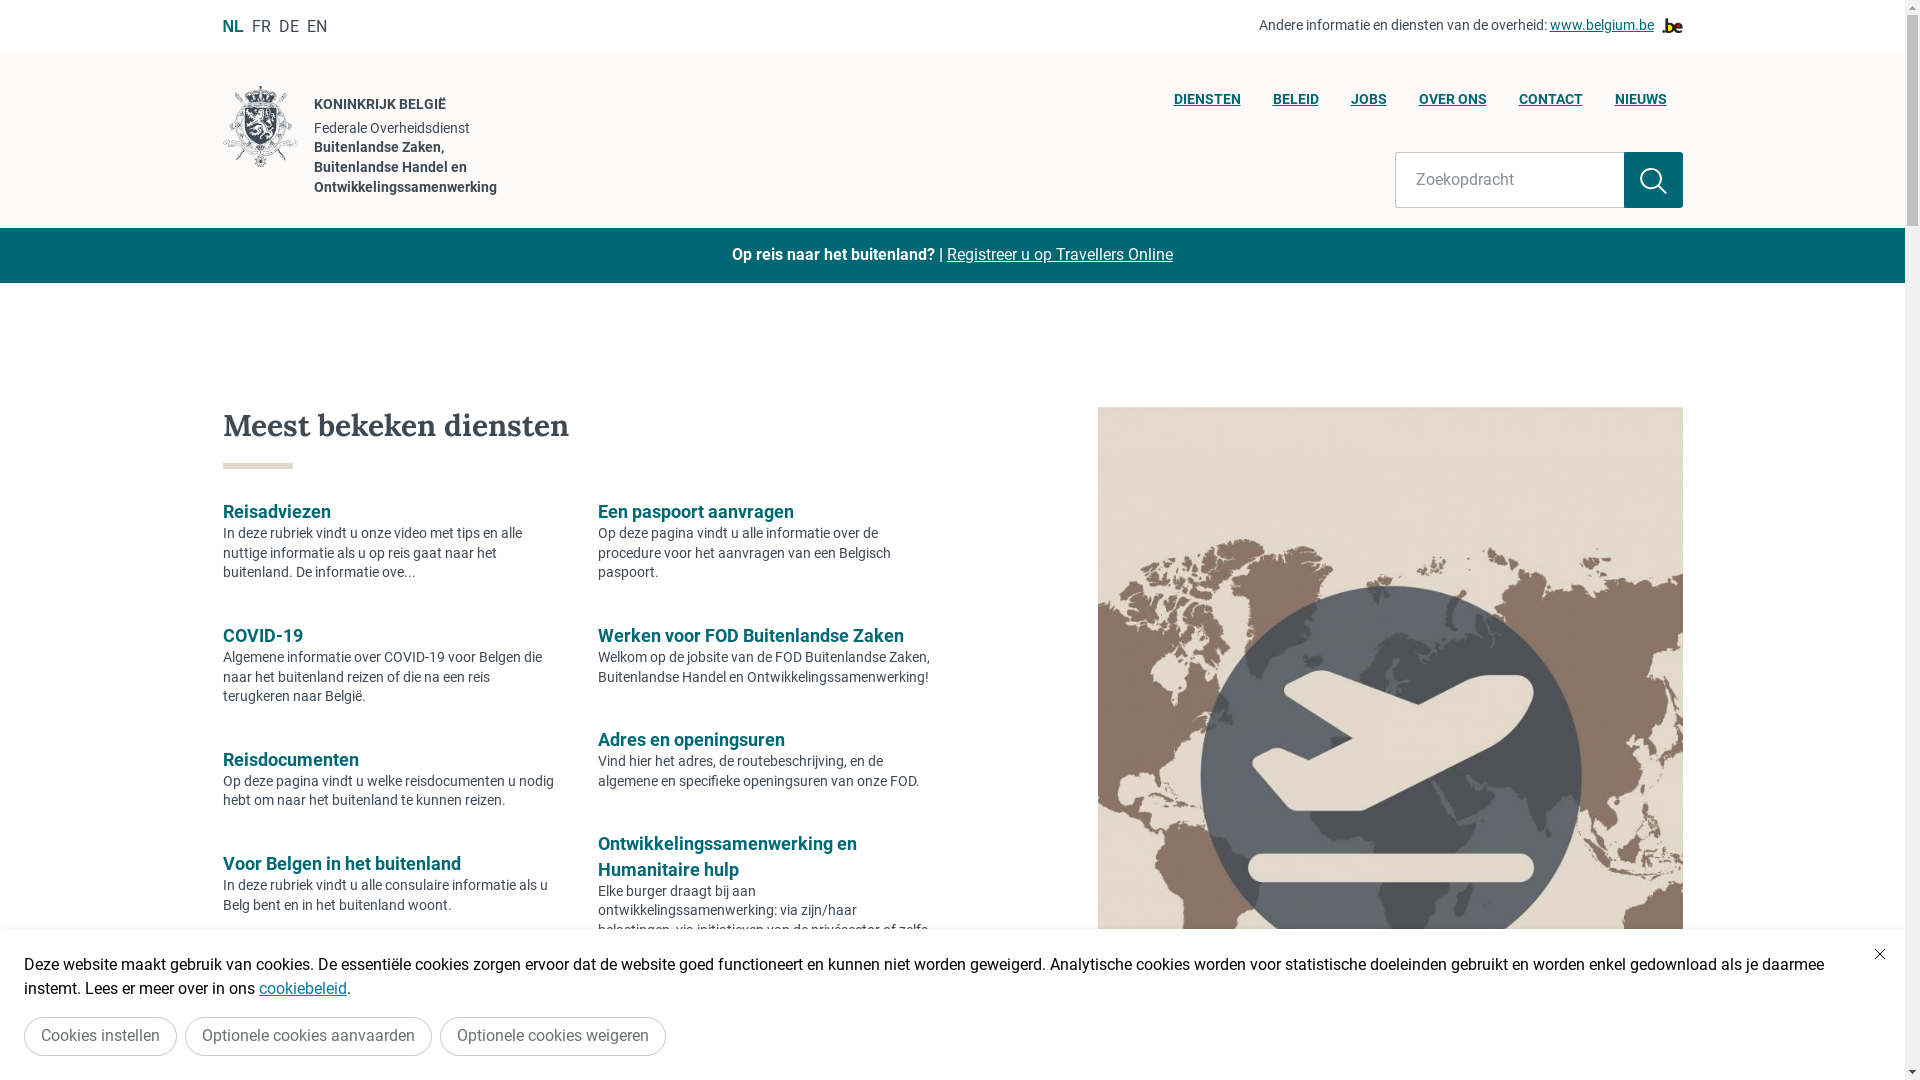  Describe the element at coordinates (1549, 26) in the screenshot. I see `'www.belgium.be'` at that location.